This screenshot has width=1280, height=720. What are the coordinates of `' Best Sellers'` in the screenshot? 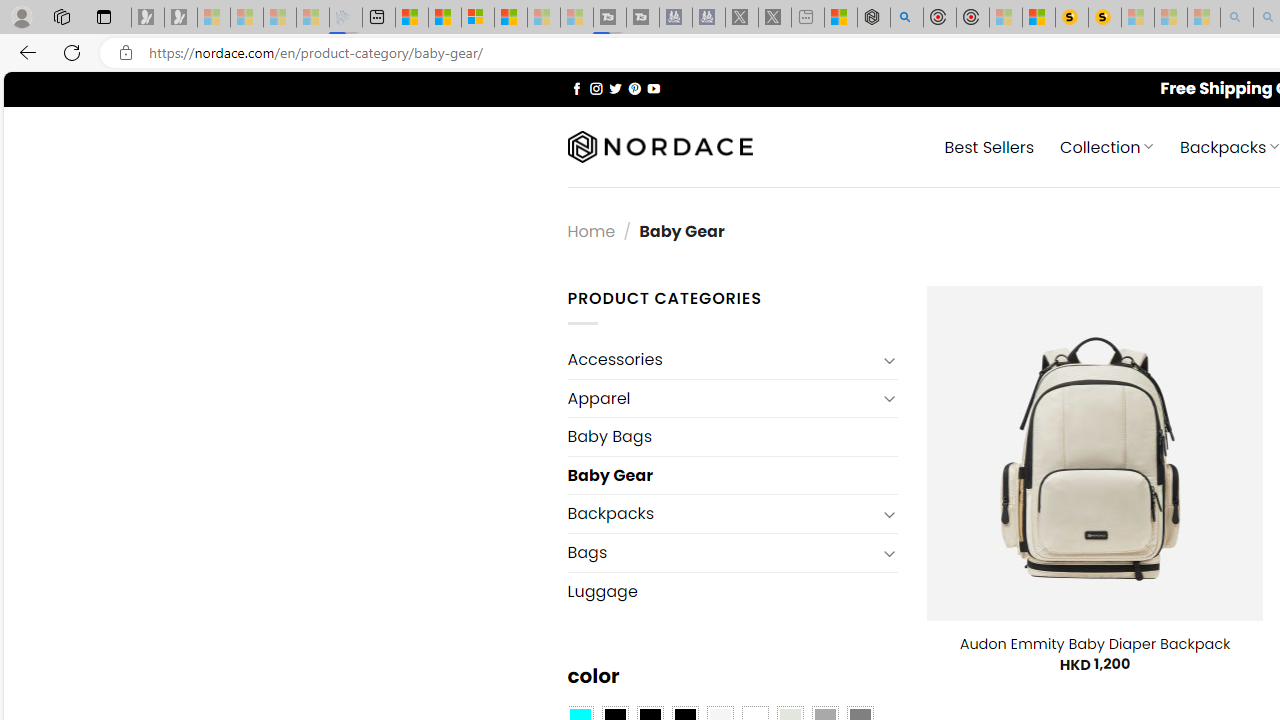 It's located at (990, 145).